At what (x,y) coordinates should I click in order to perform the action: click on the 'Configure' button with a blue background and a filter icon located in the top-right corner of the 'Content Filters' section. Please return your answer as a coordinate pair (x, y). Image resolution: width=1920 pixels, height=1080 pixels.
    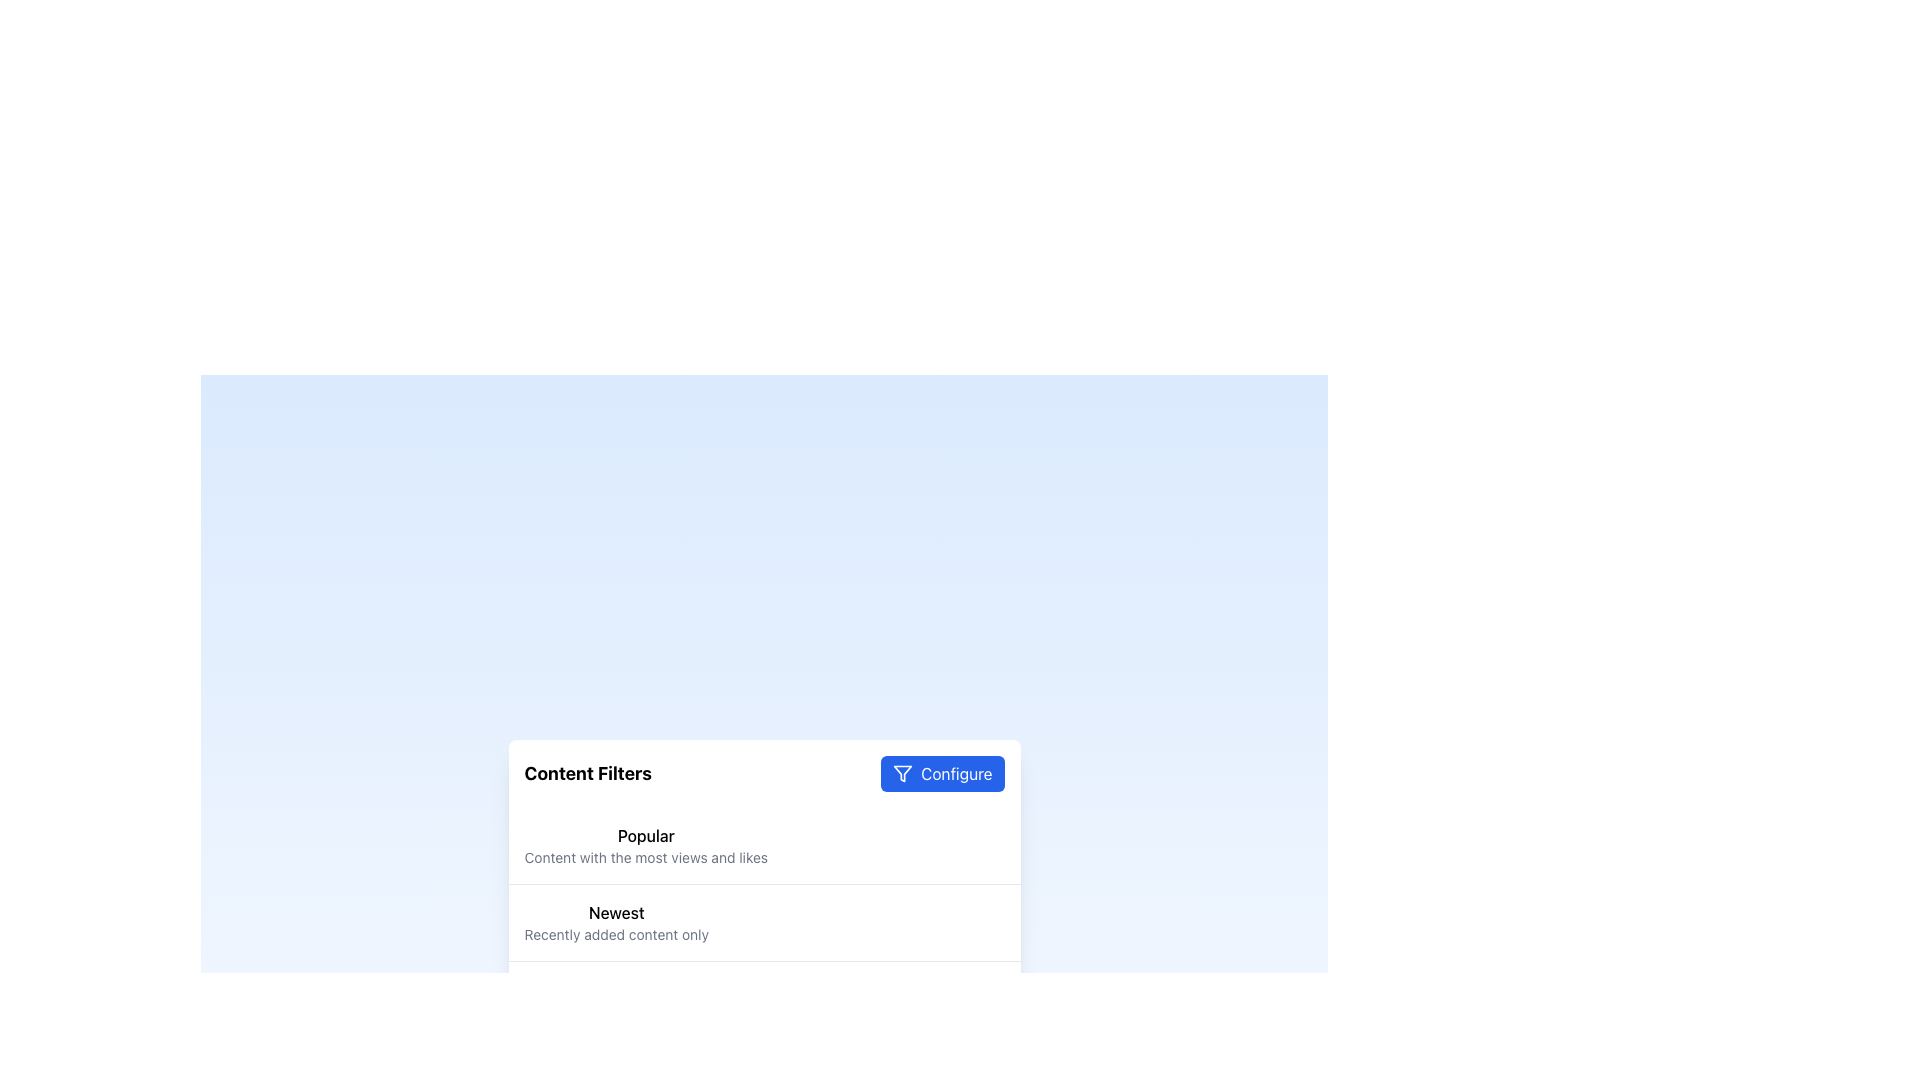
    Looking at the image, I should click on (941, 773).